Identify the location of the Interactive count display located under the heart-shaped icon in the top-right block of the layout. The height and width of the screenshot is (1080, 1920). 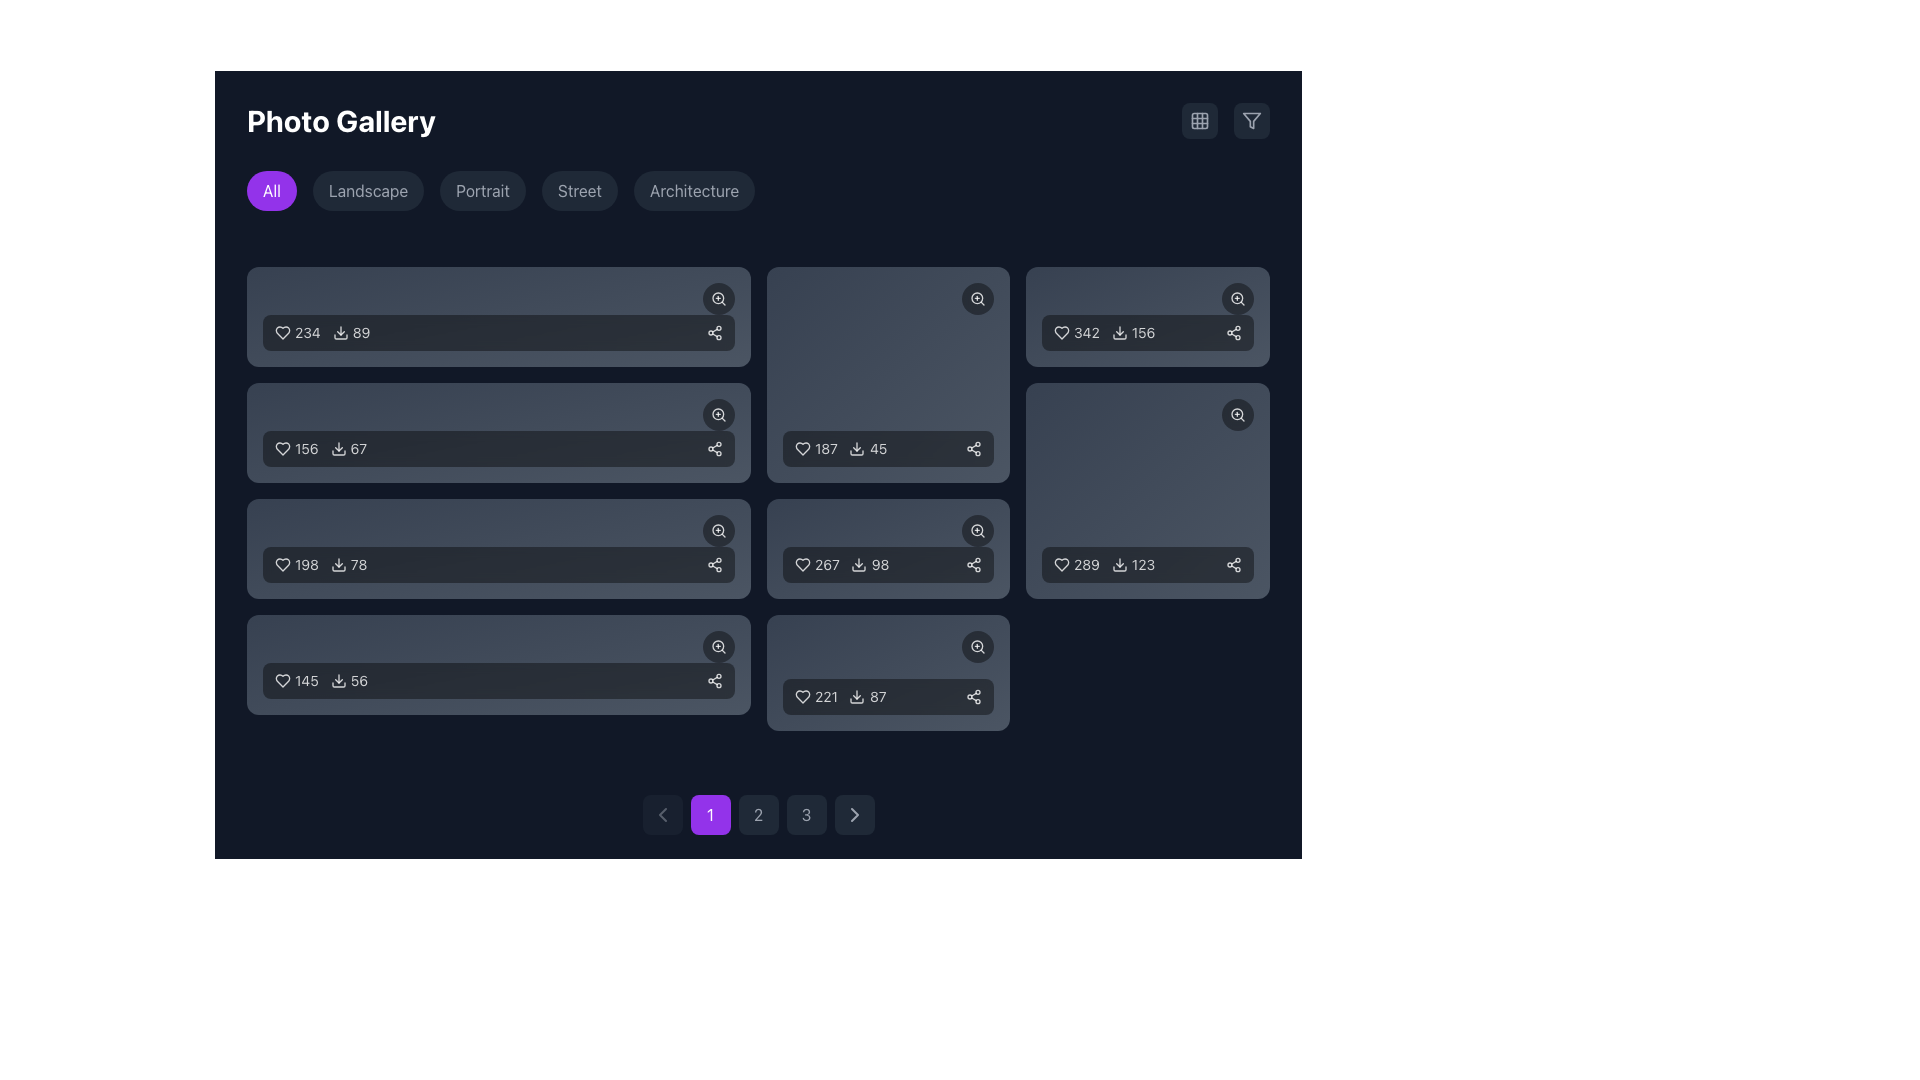
(1076, 331).